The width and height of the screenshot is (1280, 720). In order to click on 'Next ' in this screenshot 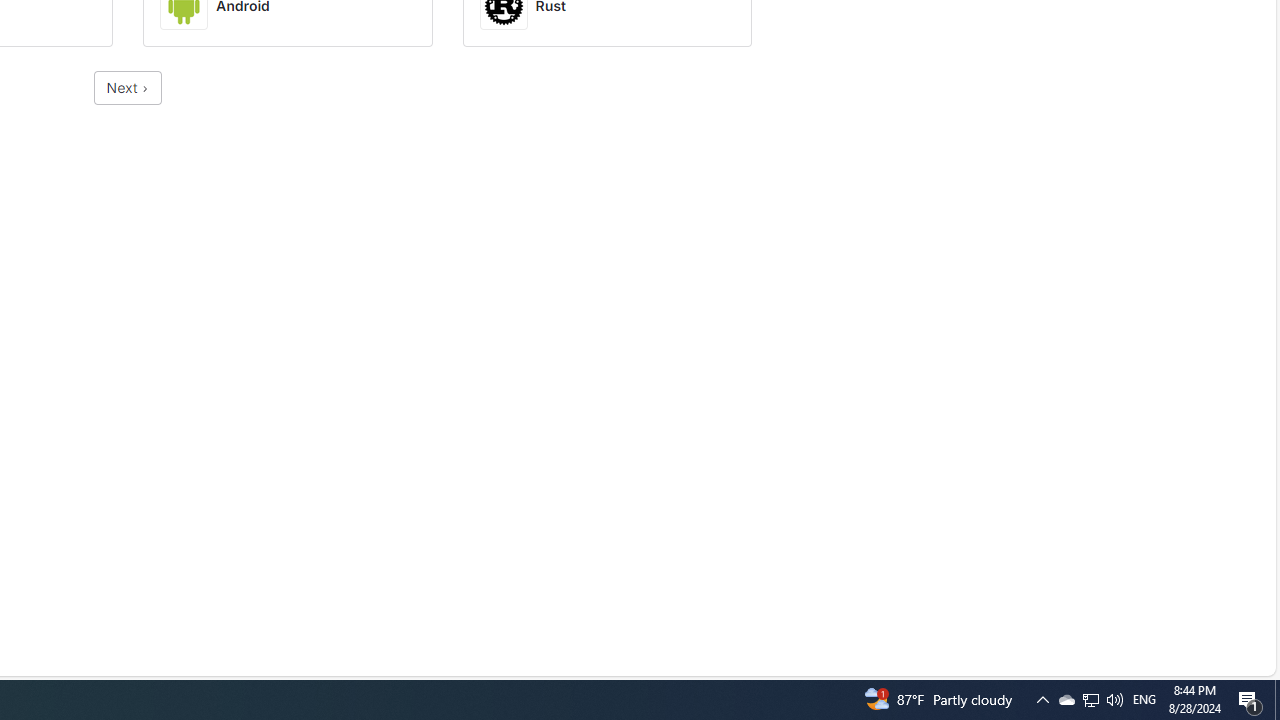, I will do `click(127, 87)`.